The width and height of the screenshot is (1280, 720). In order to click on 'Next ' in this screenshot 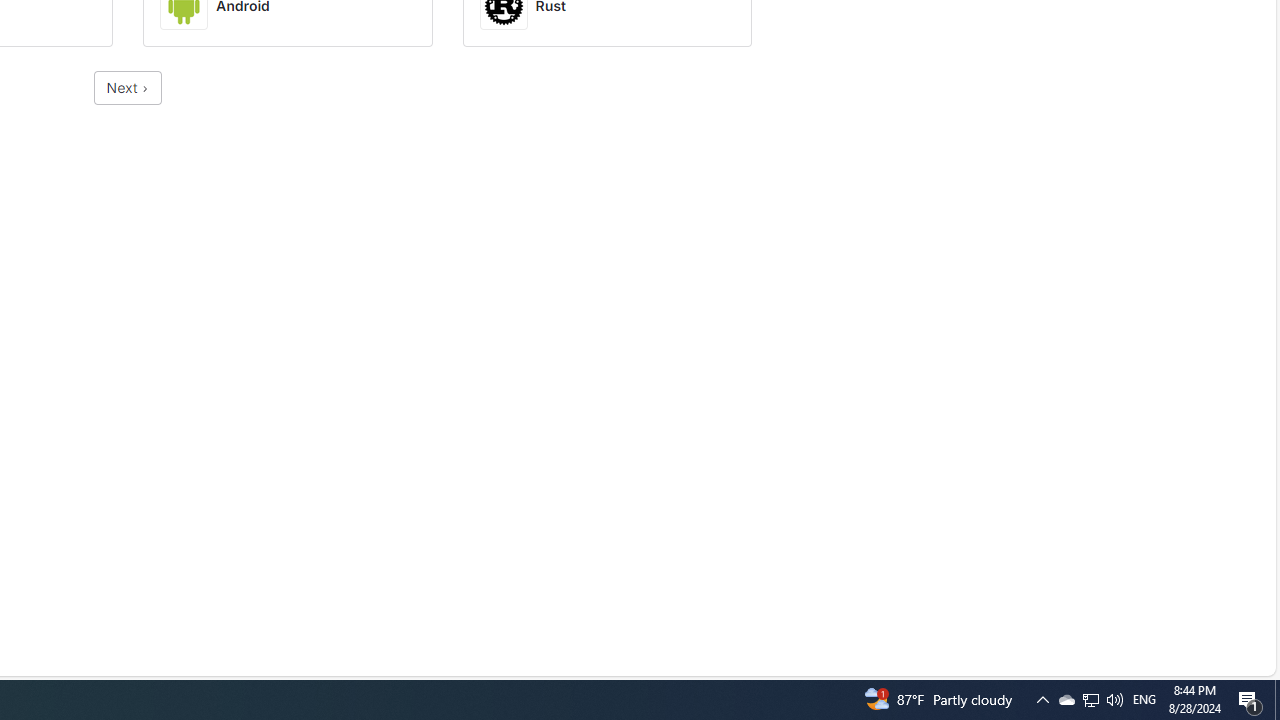, I will do `click(127, 87)`.